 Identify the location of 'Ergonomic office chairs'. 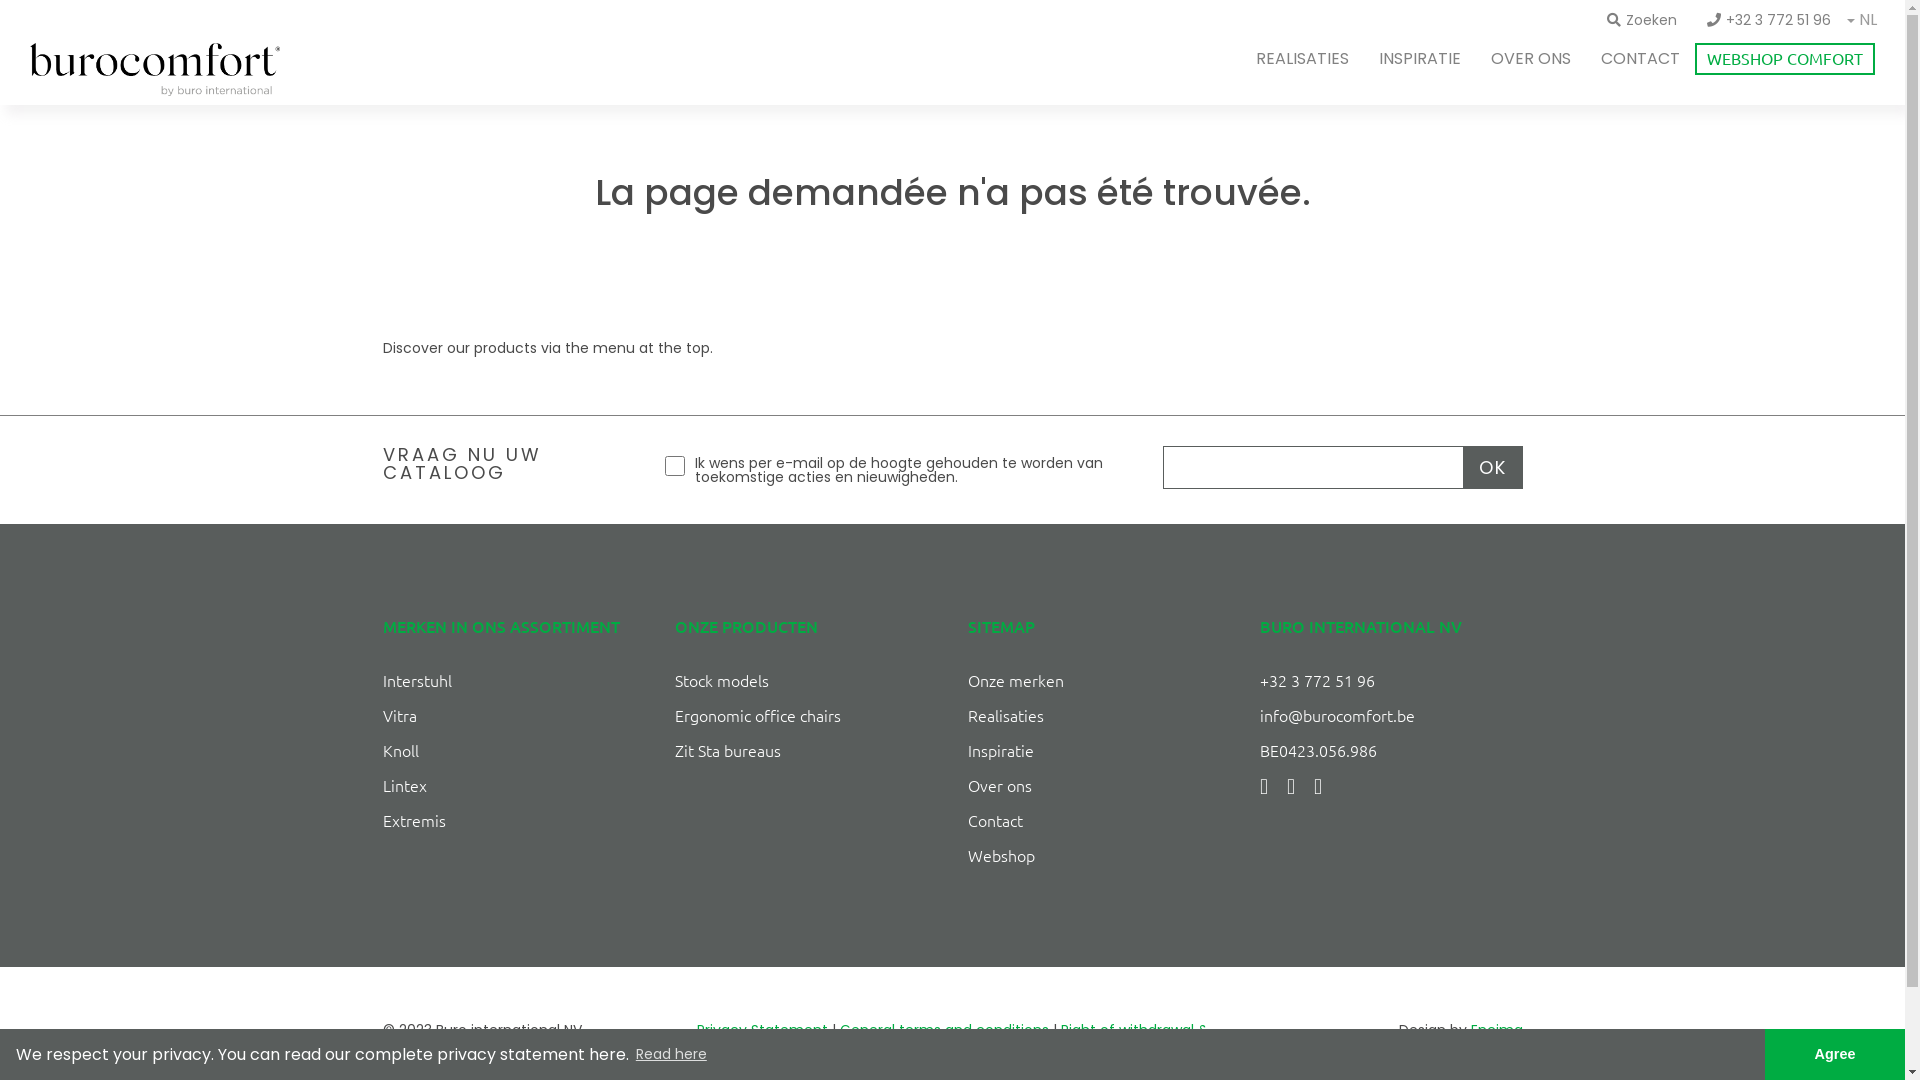
(757, 713).